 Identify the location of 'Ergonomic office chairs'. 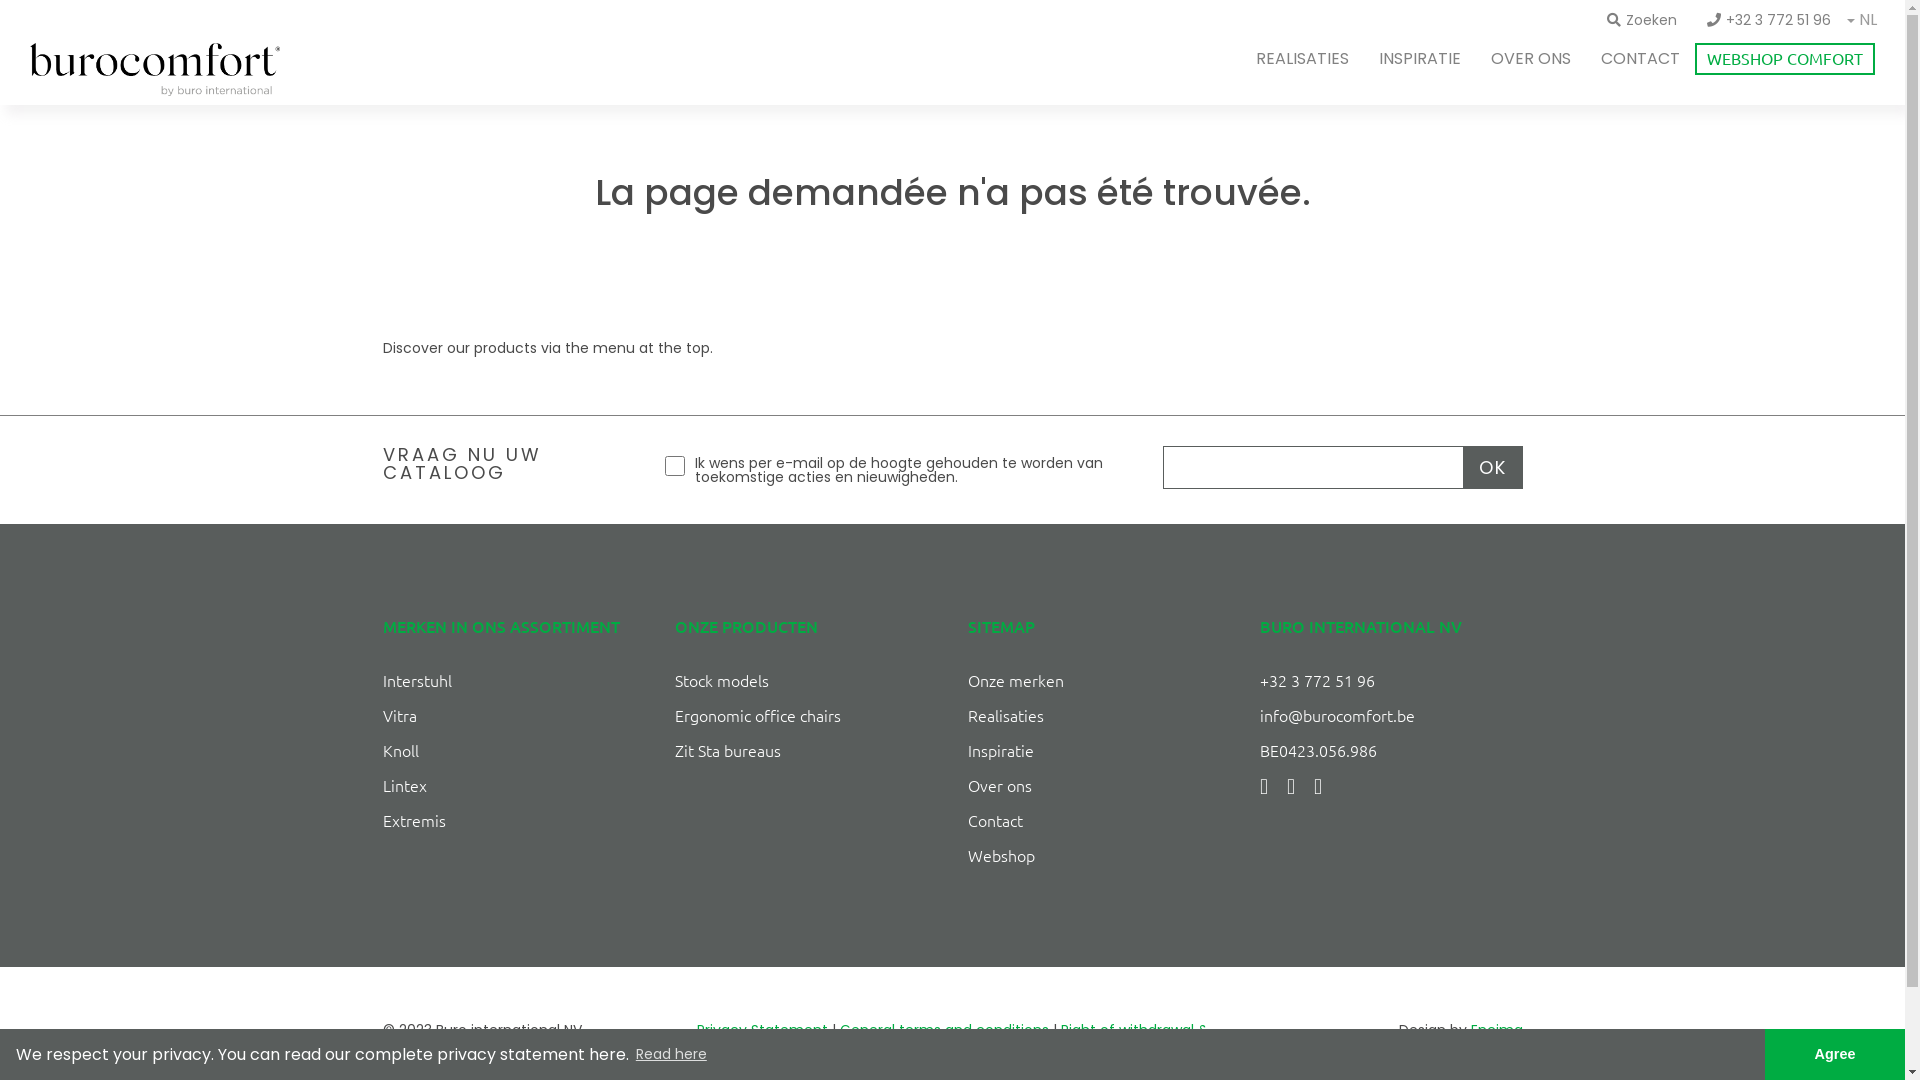
(757, 713).